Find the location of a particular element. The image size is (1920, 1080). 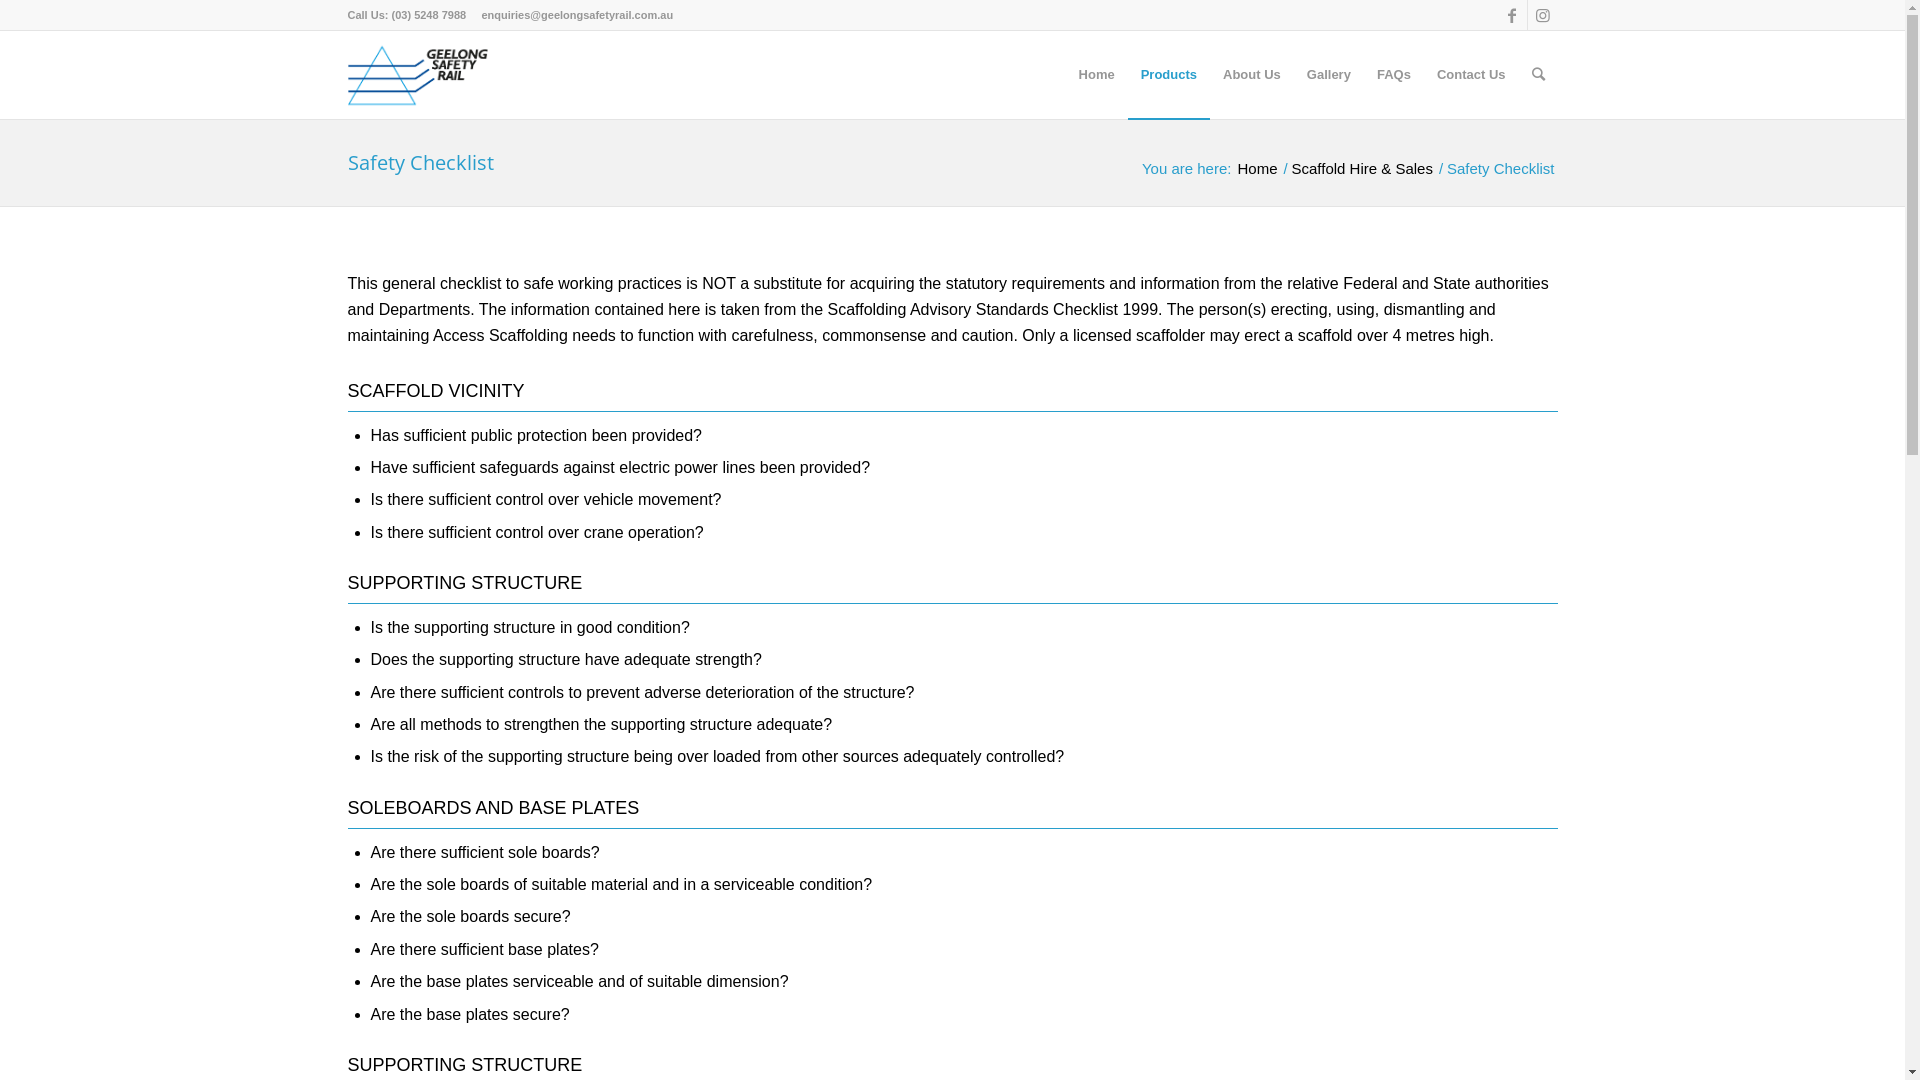

'FAQs' is located at coordinates (1362, 73).